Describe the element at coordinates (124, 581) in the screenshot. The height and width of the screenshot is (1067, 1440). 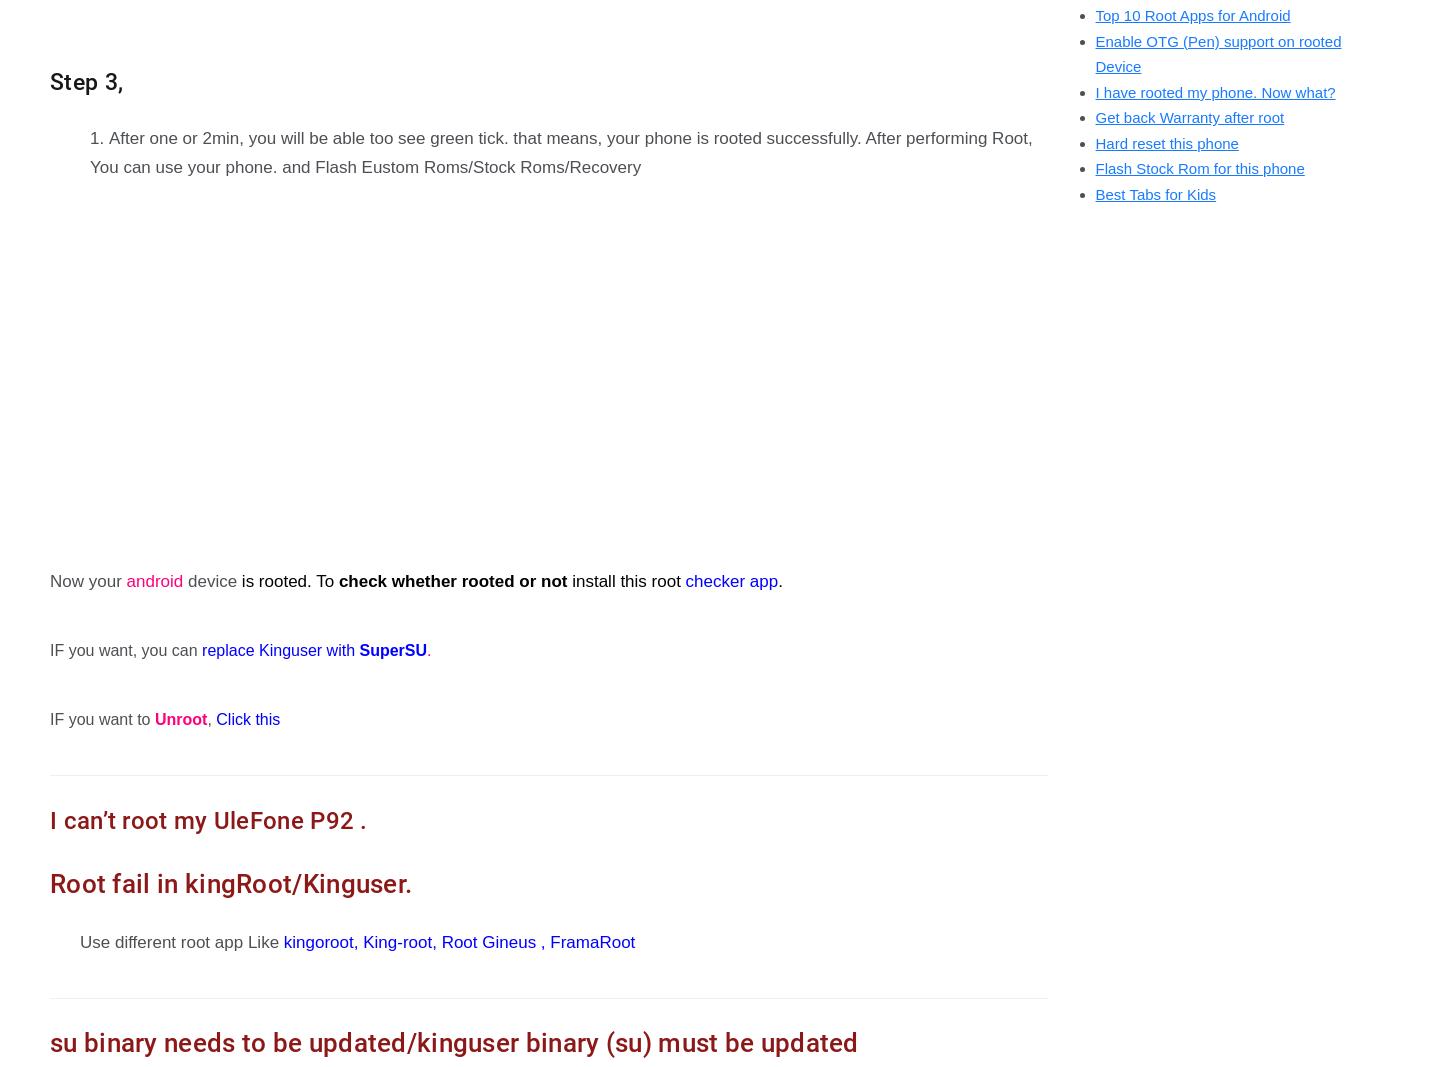
I see `'android'` at that location.